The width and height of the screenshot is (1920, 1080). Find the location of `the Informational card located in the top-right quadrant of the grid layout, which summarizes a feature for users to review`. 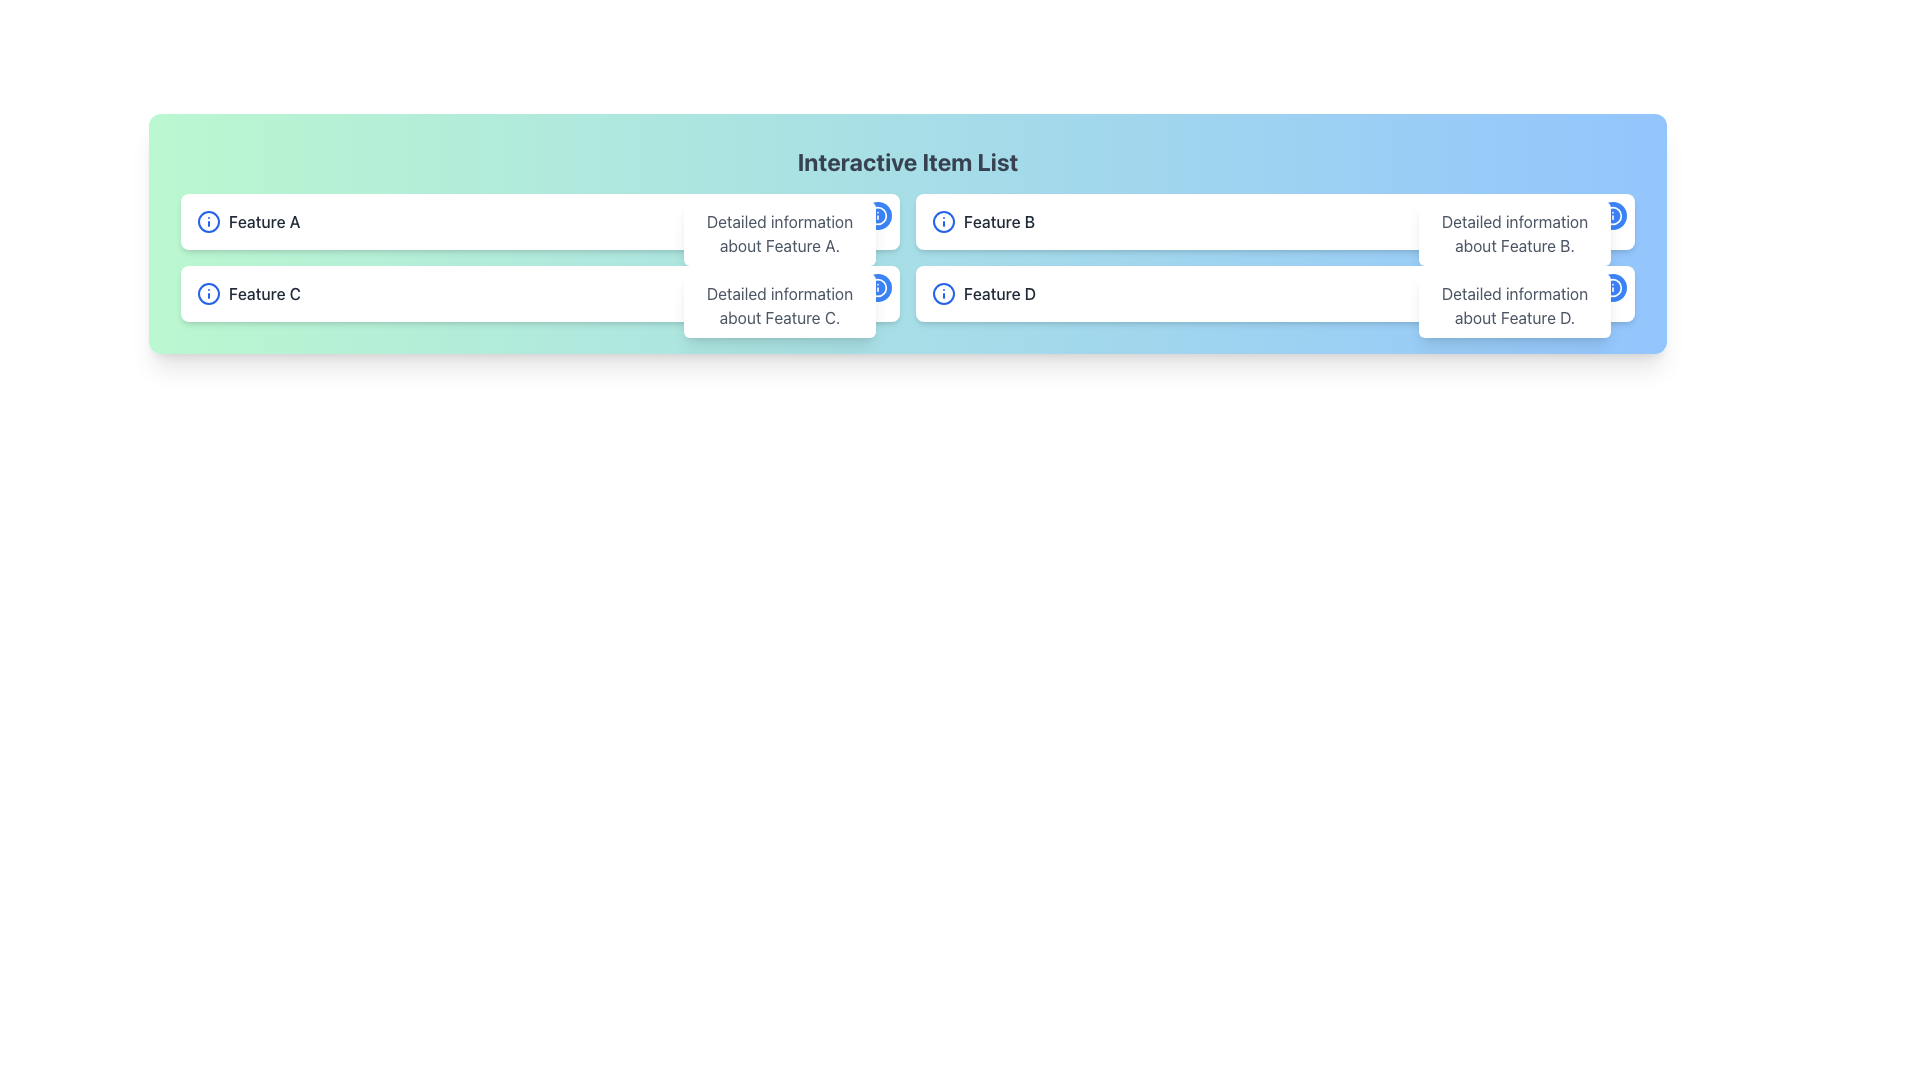

the Informational card located in the top-right quadrant of the grid layout, which summarizes a feature for users to review is located at coordinates (1274, 222).